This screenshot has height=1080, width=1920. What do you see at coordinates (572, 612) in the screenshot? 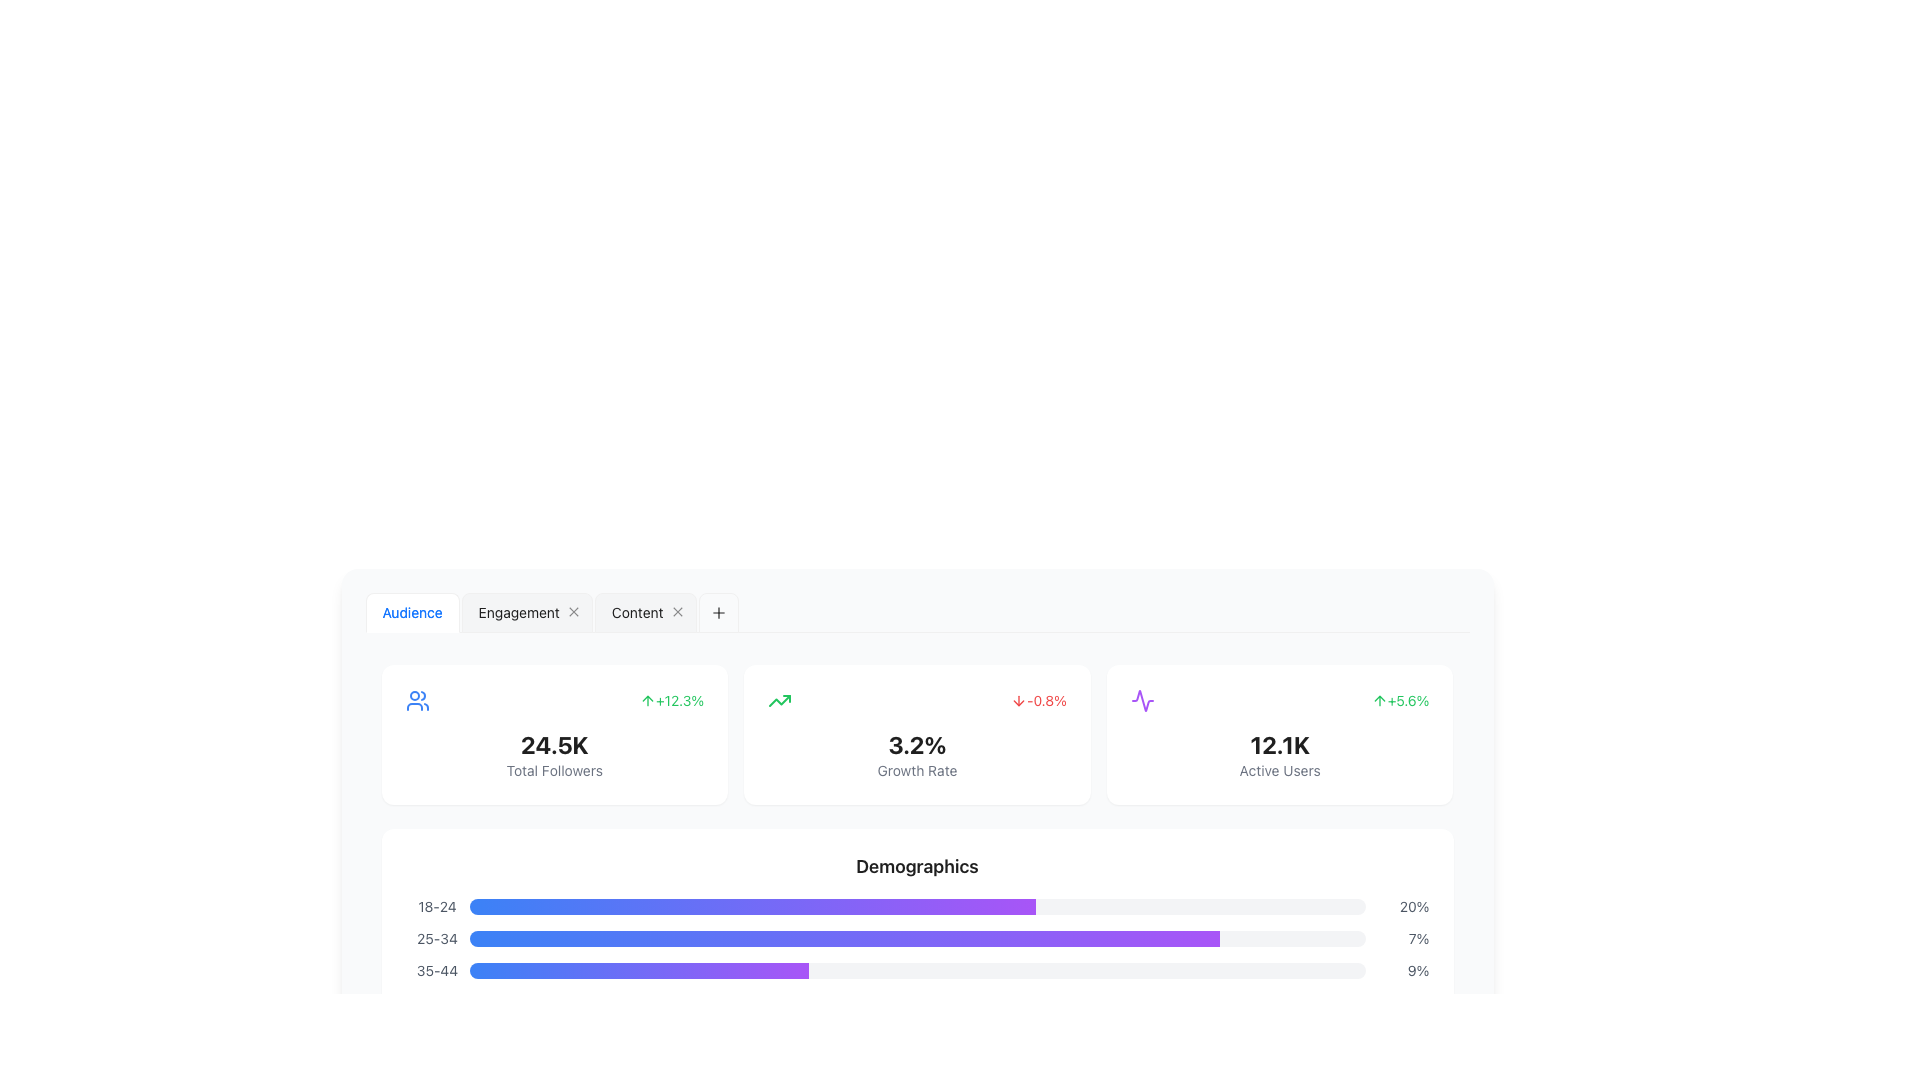
I see `the cross button located to the immediate right of the 'Engagement' tab` at bounding box center [572, 612].